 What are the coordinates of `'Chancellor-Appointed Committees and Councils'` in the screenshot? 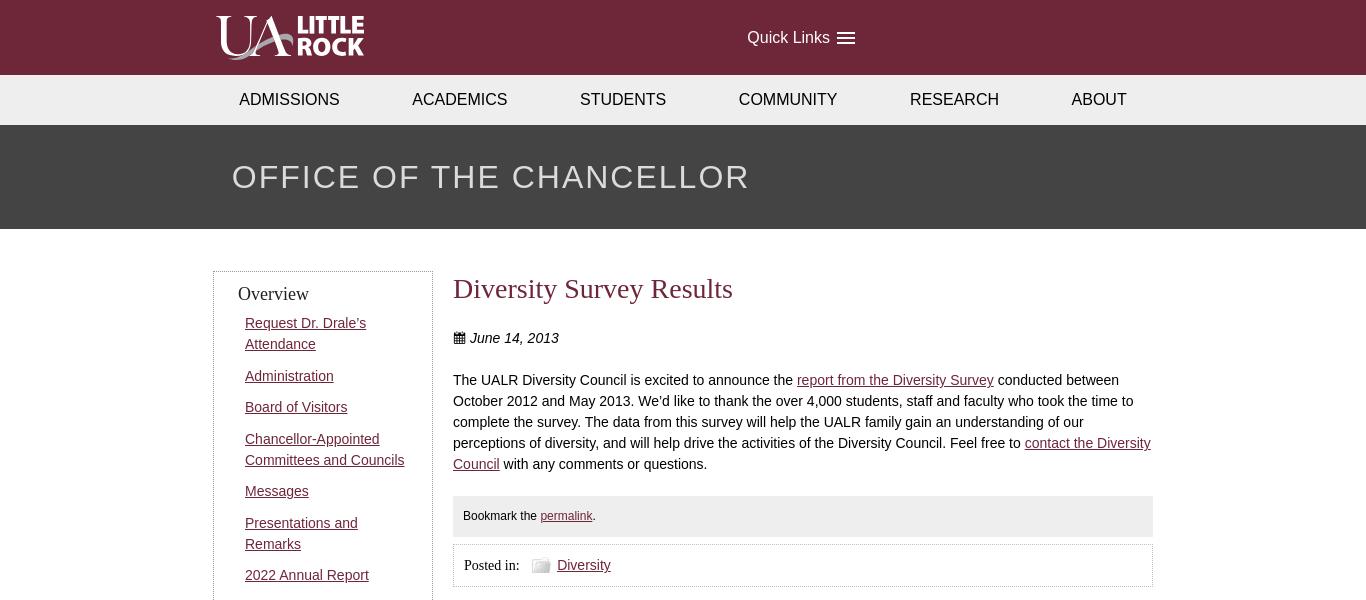 It's located at (324, 448).